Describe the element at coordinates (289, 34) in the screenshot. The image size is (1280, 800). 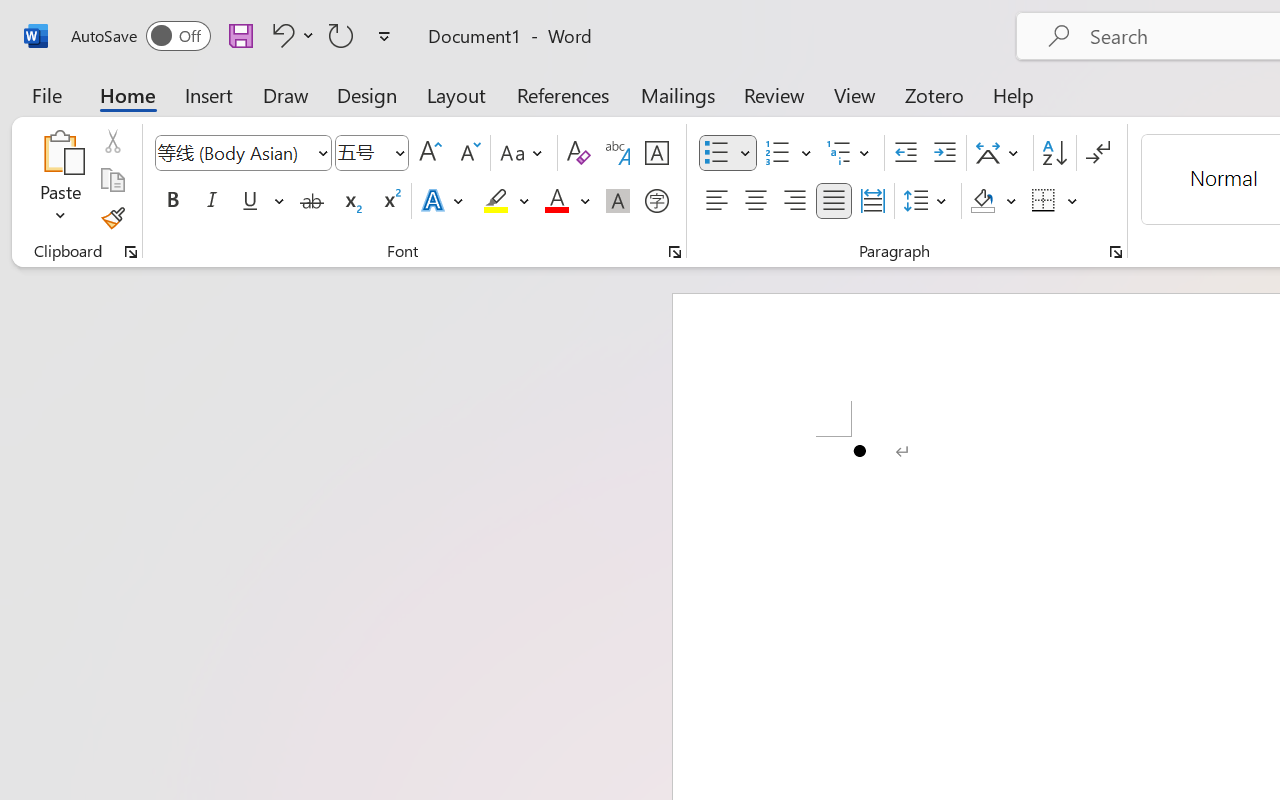
I see `'Undo Bullet Default'` at that location.